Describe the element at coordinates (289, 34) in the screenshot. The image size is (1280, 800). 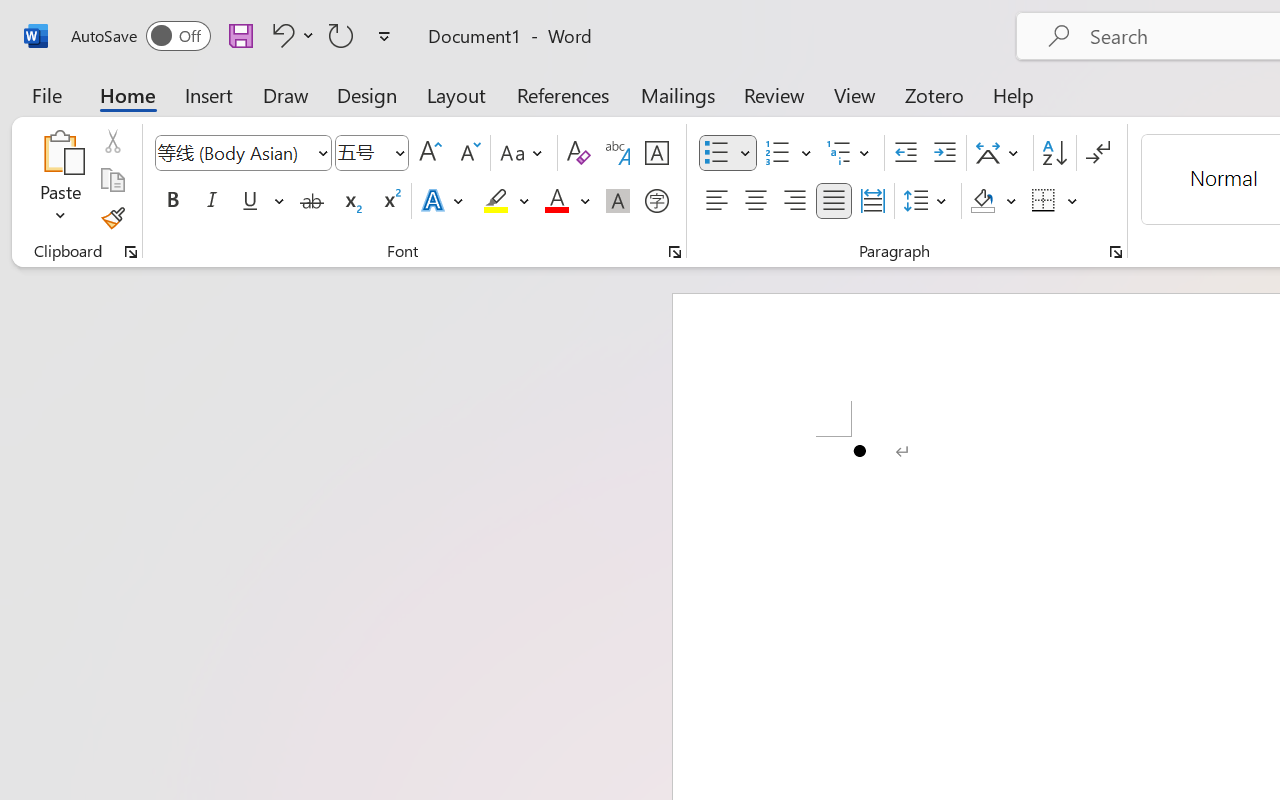
I see `'Undo Bullet Default'` at that location.